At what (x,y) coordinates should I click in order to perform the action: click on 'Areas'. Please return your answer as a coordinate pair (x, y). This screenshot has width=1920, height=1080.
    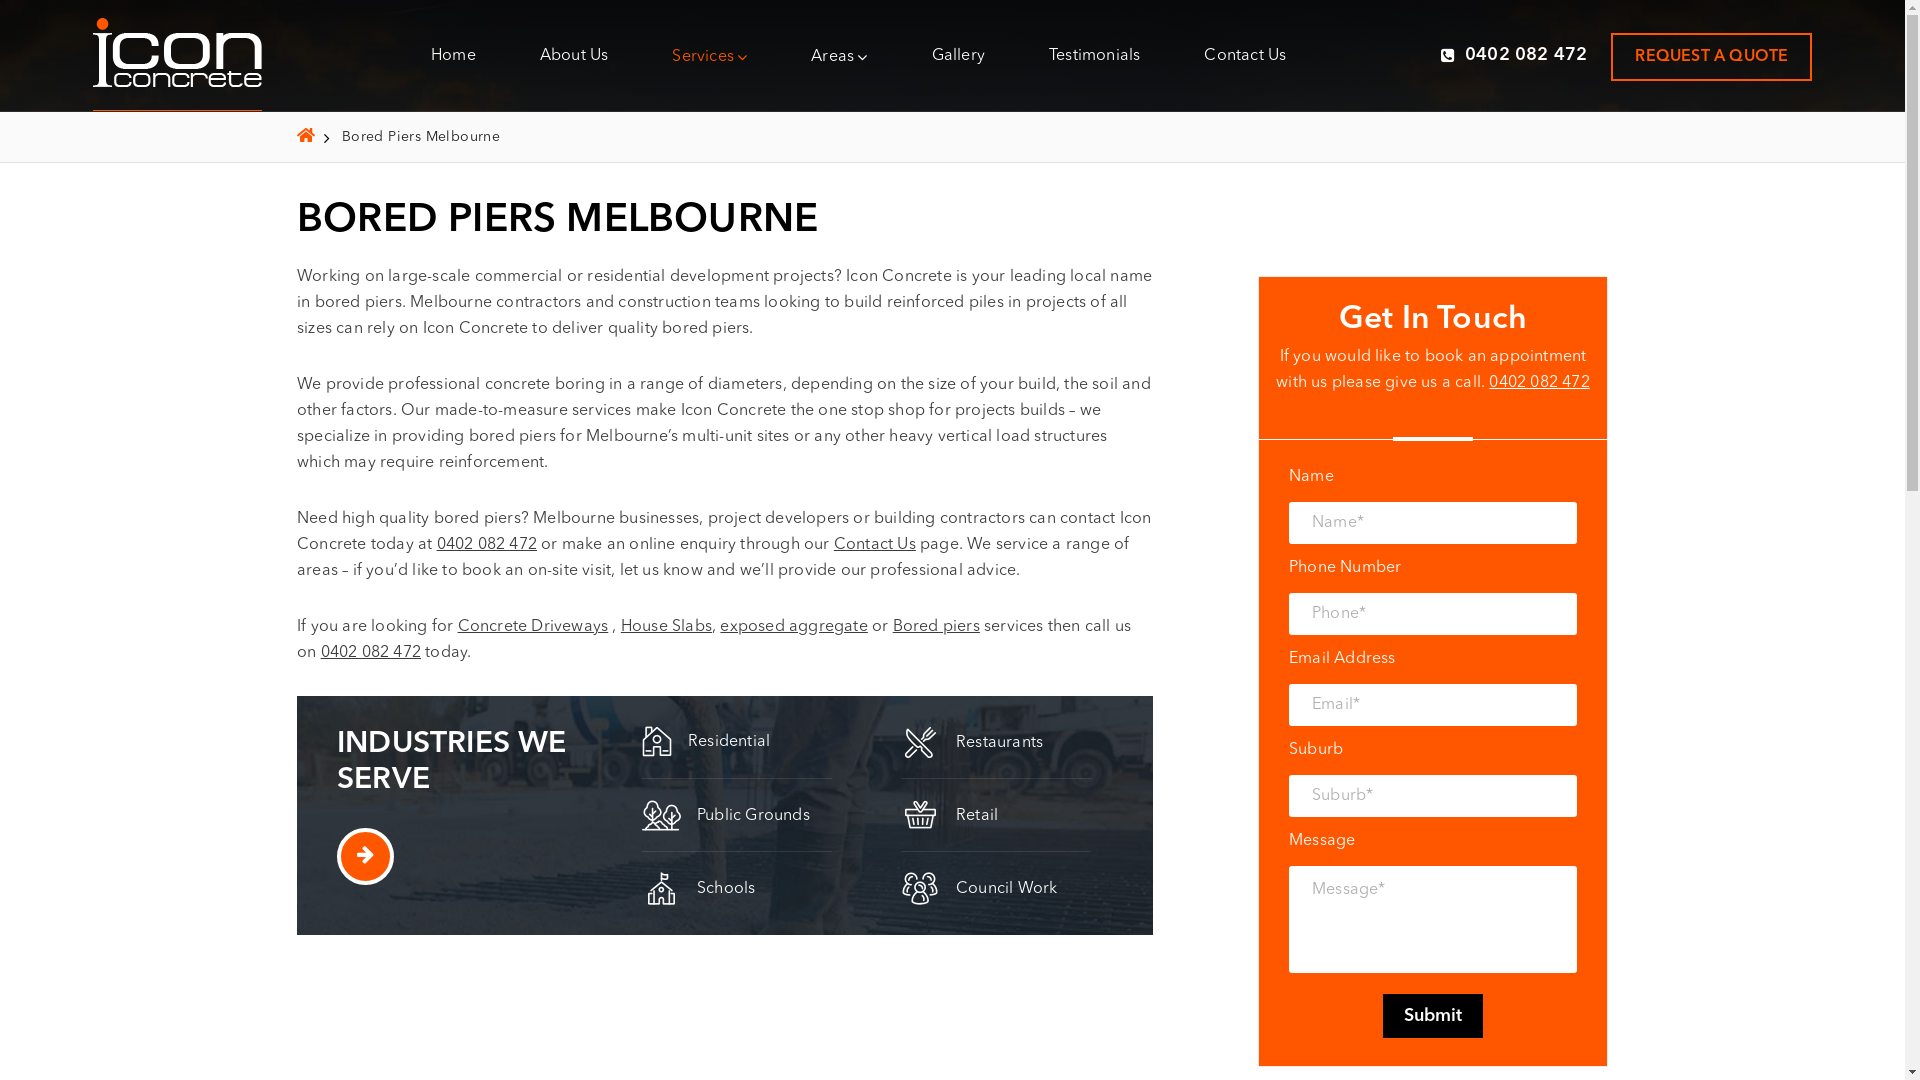
    Looking at the image, I should click on (811, 55).